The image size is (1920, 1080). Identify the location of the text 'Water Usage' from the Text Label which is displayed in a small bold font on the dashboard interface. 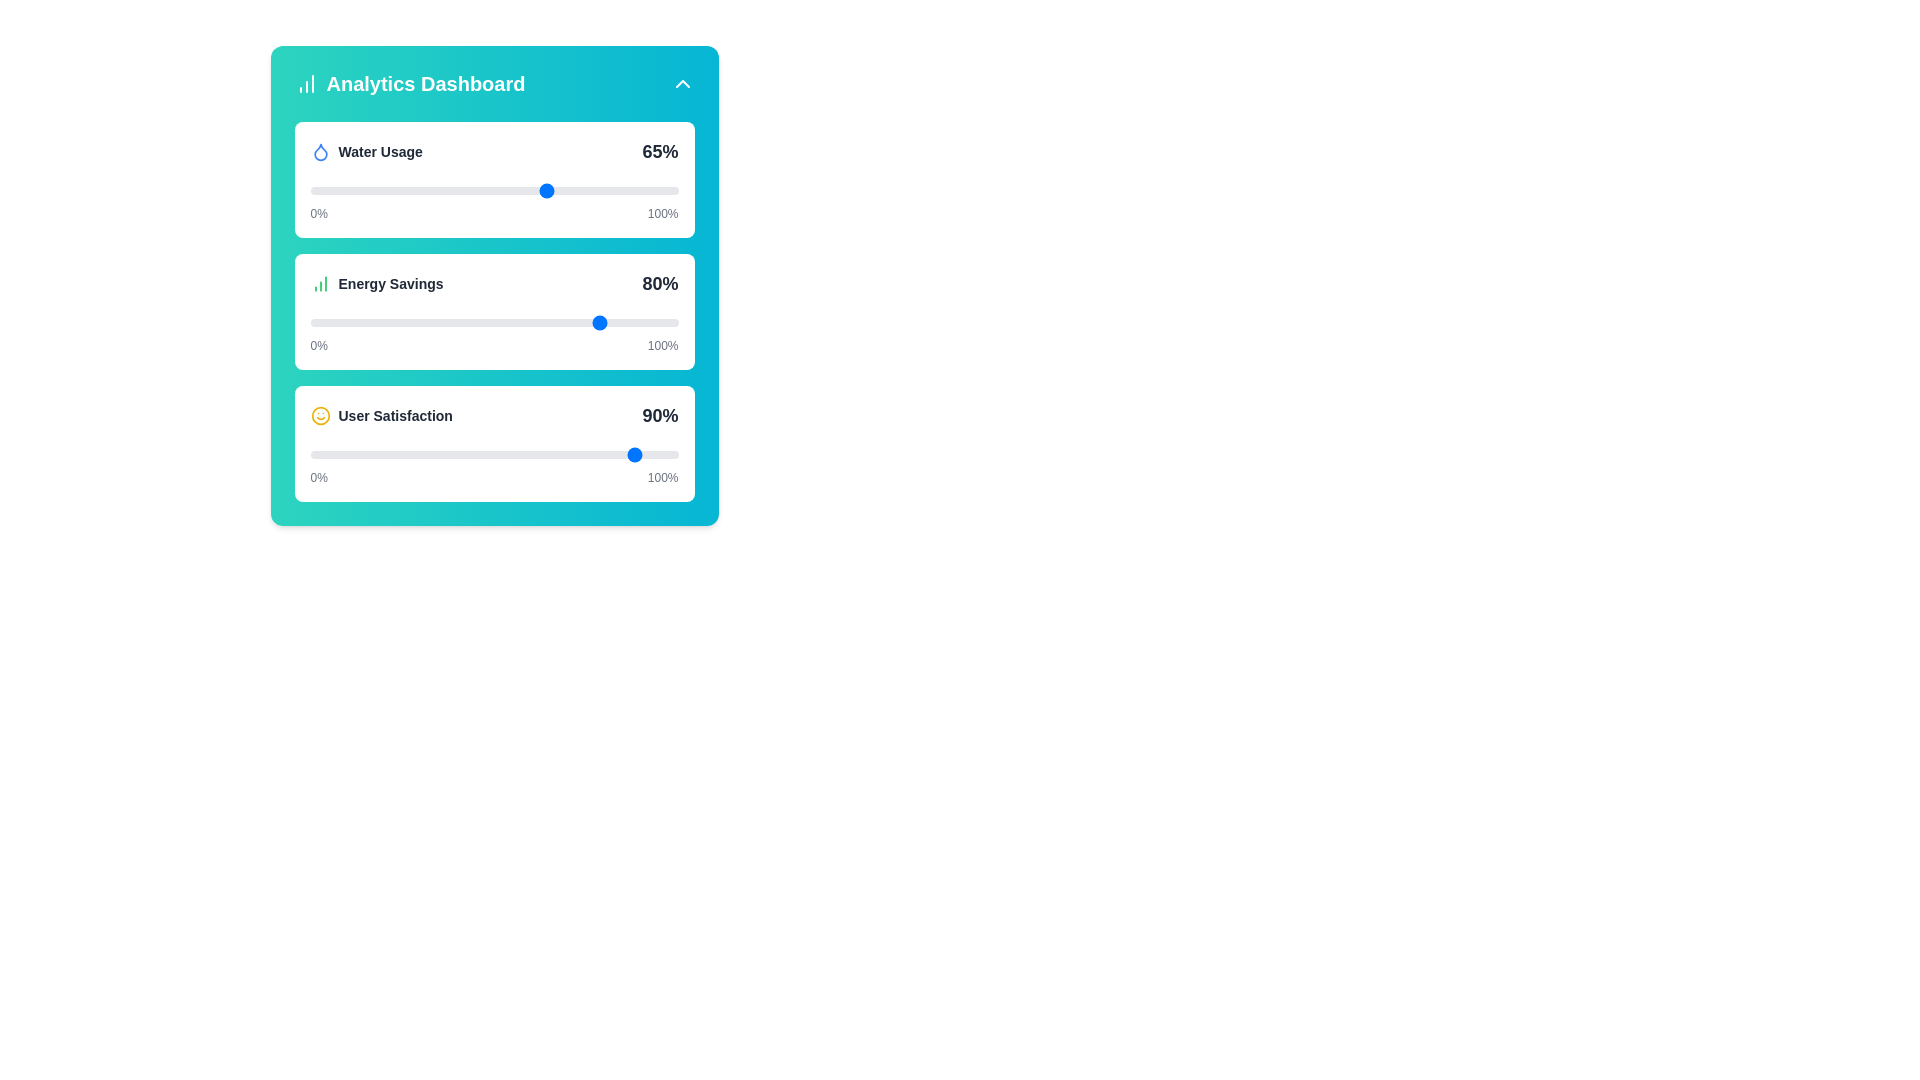
(380, 150).